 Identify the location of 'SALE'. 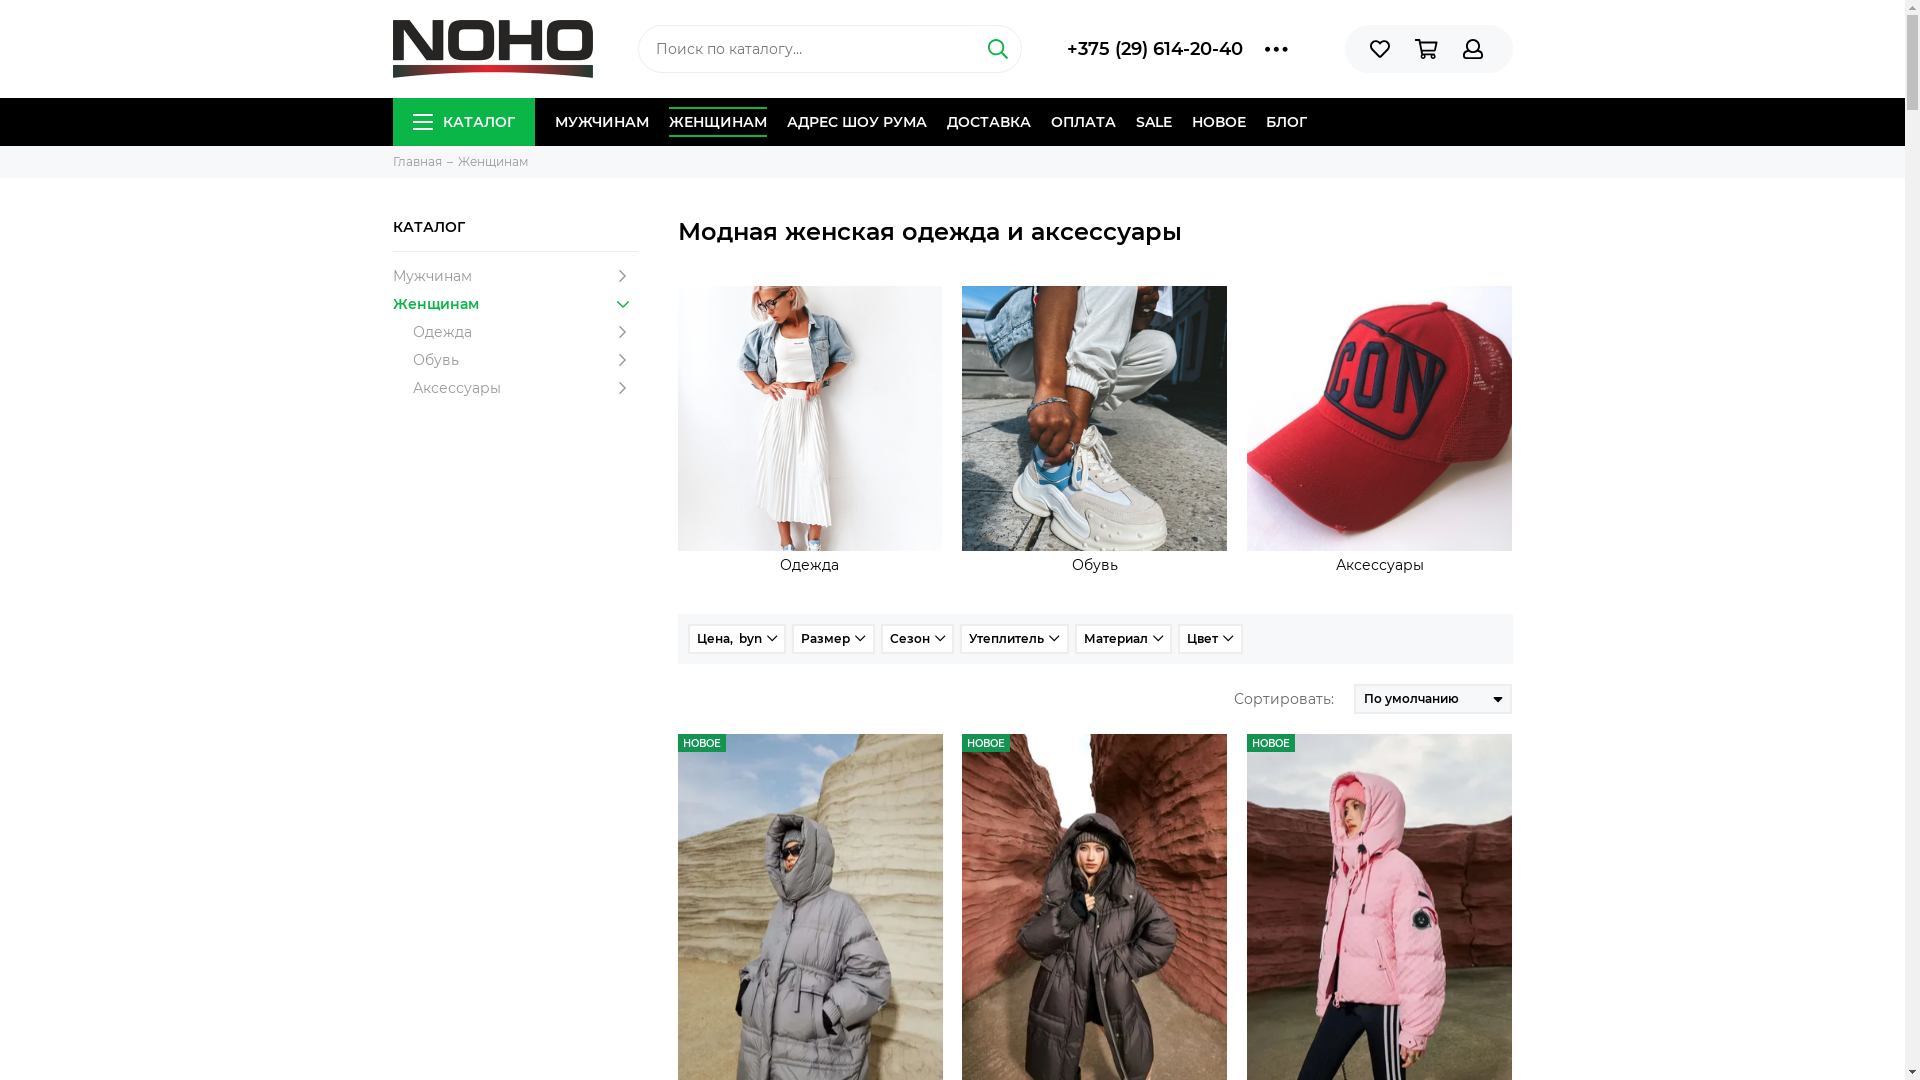
(1153, 122).